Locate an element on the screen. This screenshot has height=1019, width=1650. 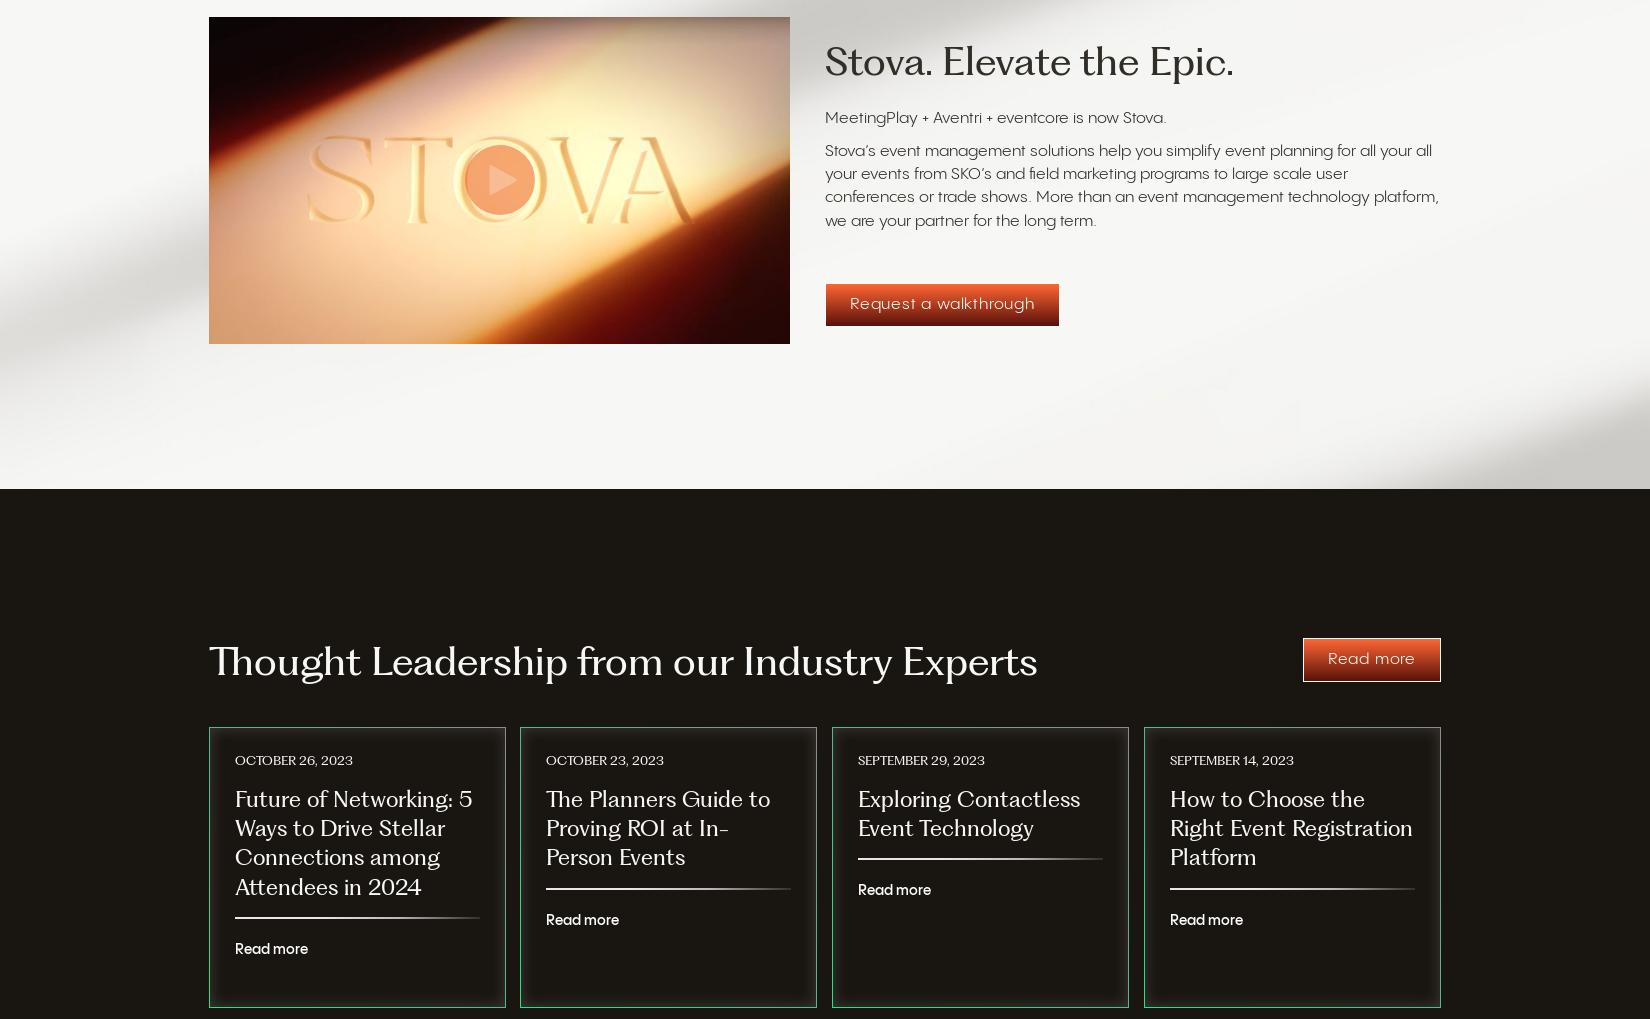
'September 14, 2023' is located at coordinates (1170, 761).